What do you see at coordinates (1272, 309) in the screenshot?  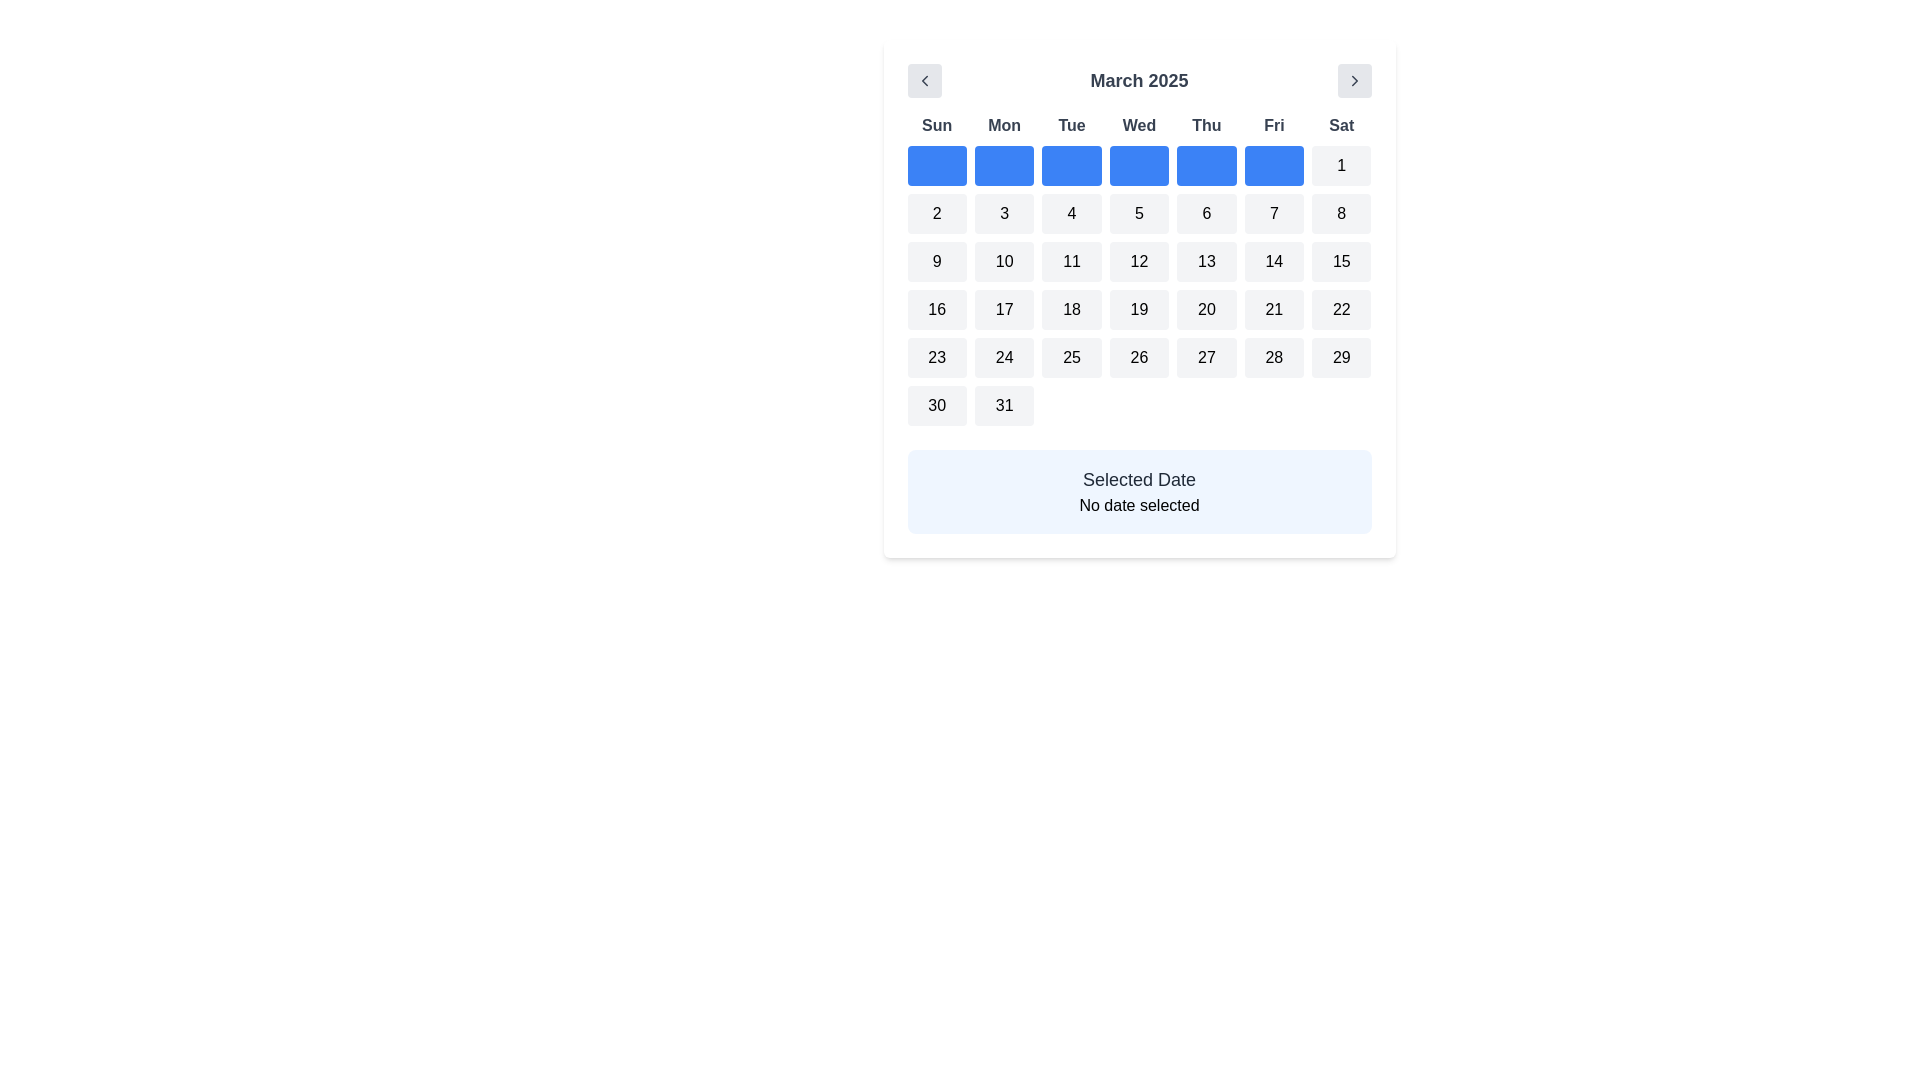 I see `the button representing the date '21' in the calendar located in the sixth row under the 'Fri.' column` at bounding box center [1272, 309].